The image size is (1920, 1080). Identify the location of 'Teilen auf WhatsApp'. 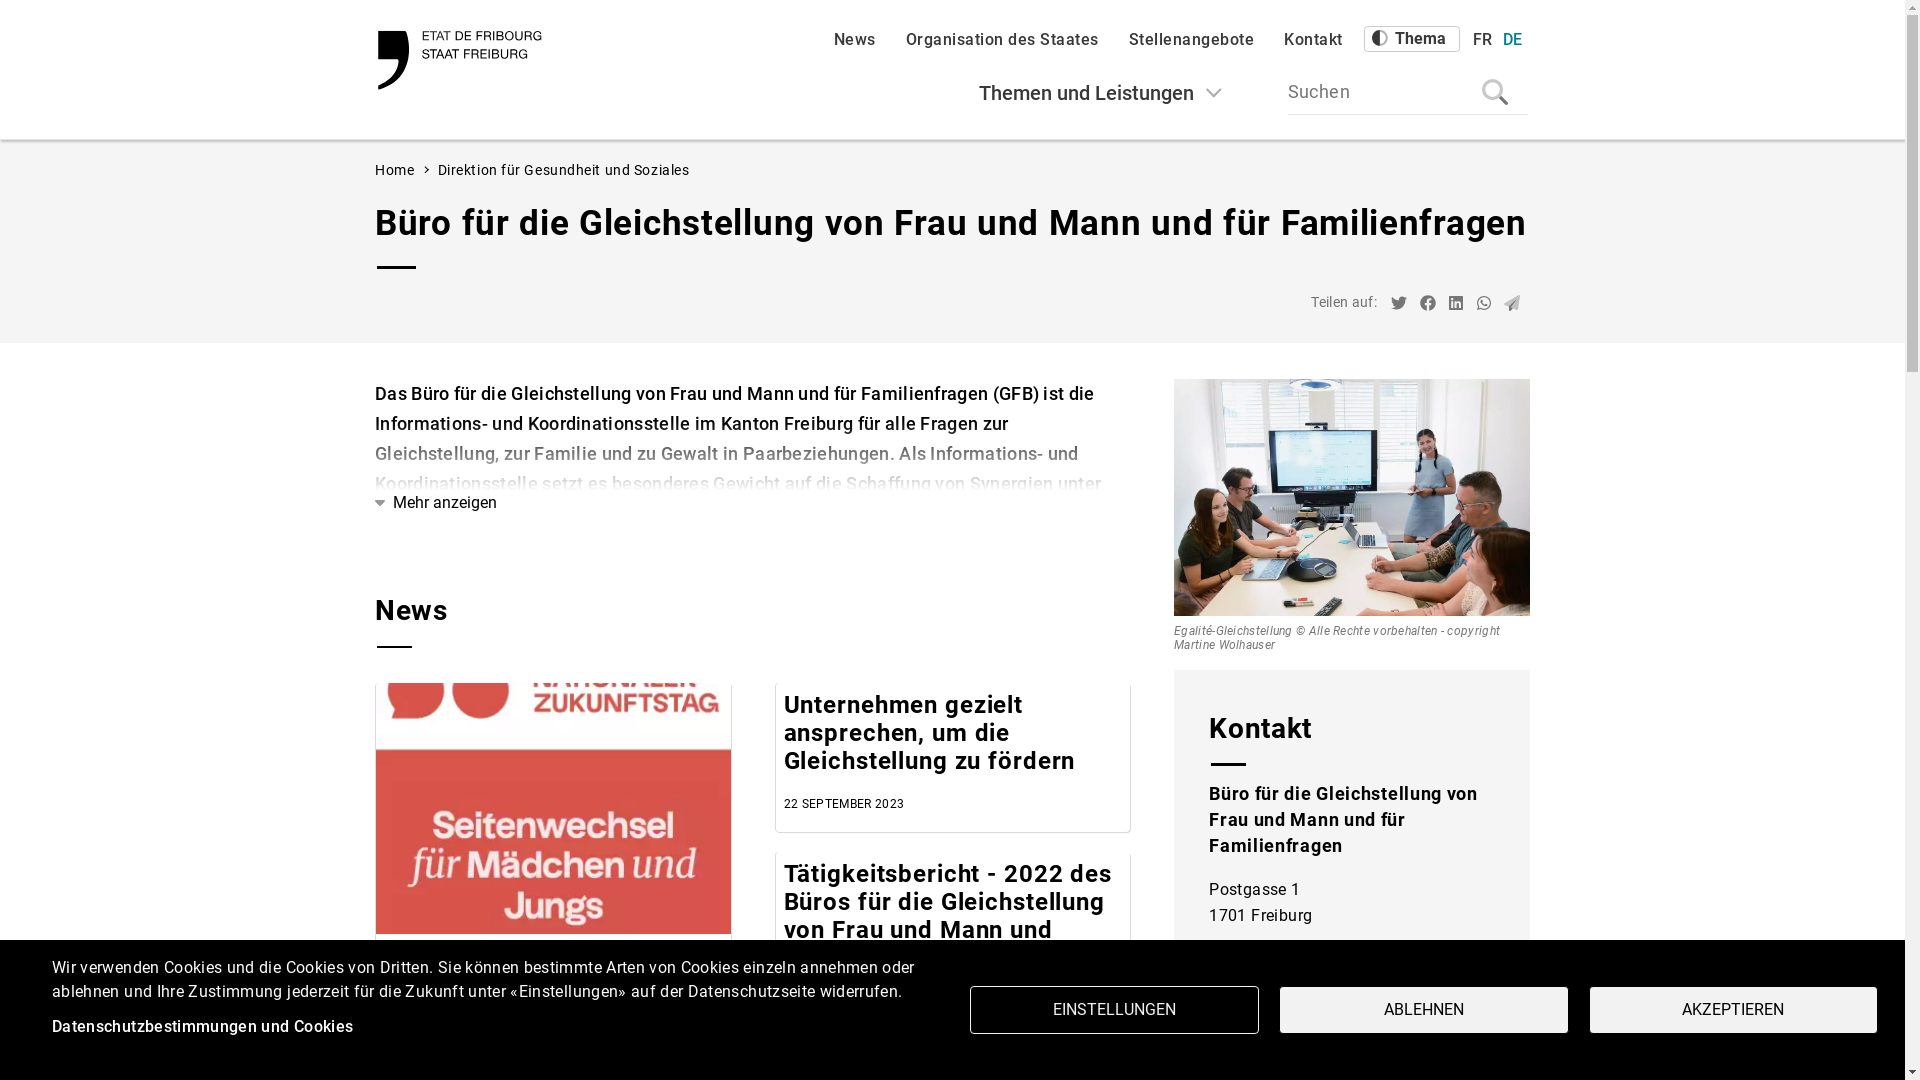
(1483, 304).